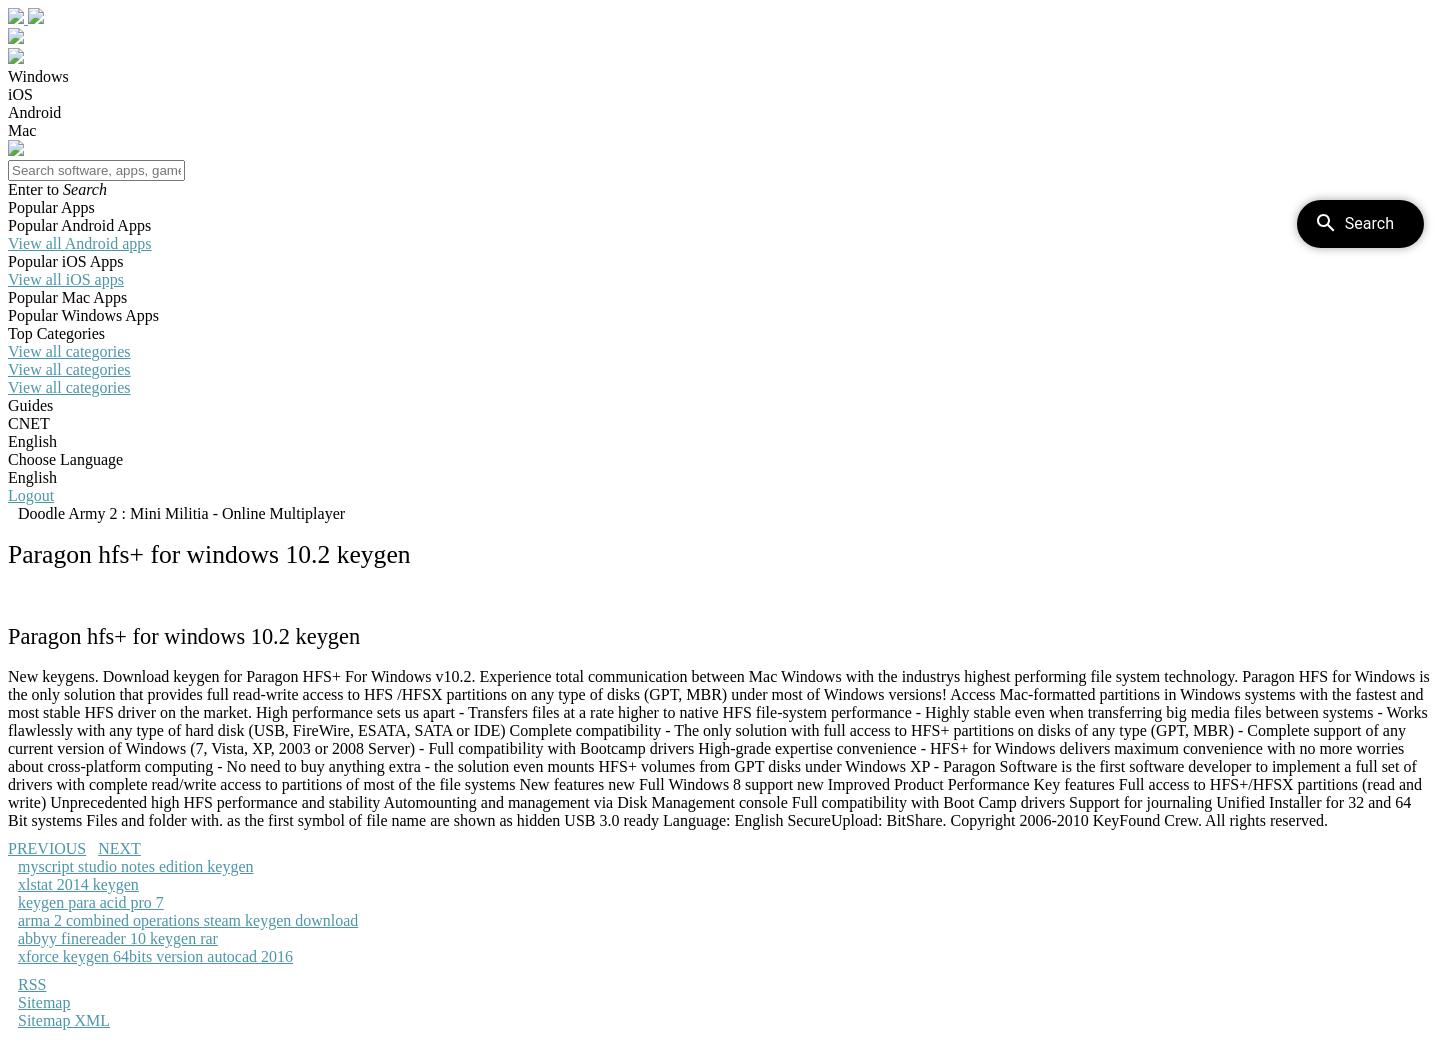  I want to click on 'keygen para acid pro 7', so click(90, 901).